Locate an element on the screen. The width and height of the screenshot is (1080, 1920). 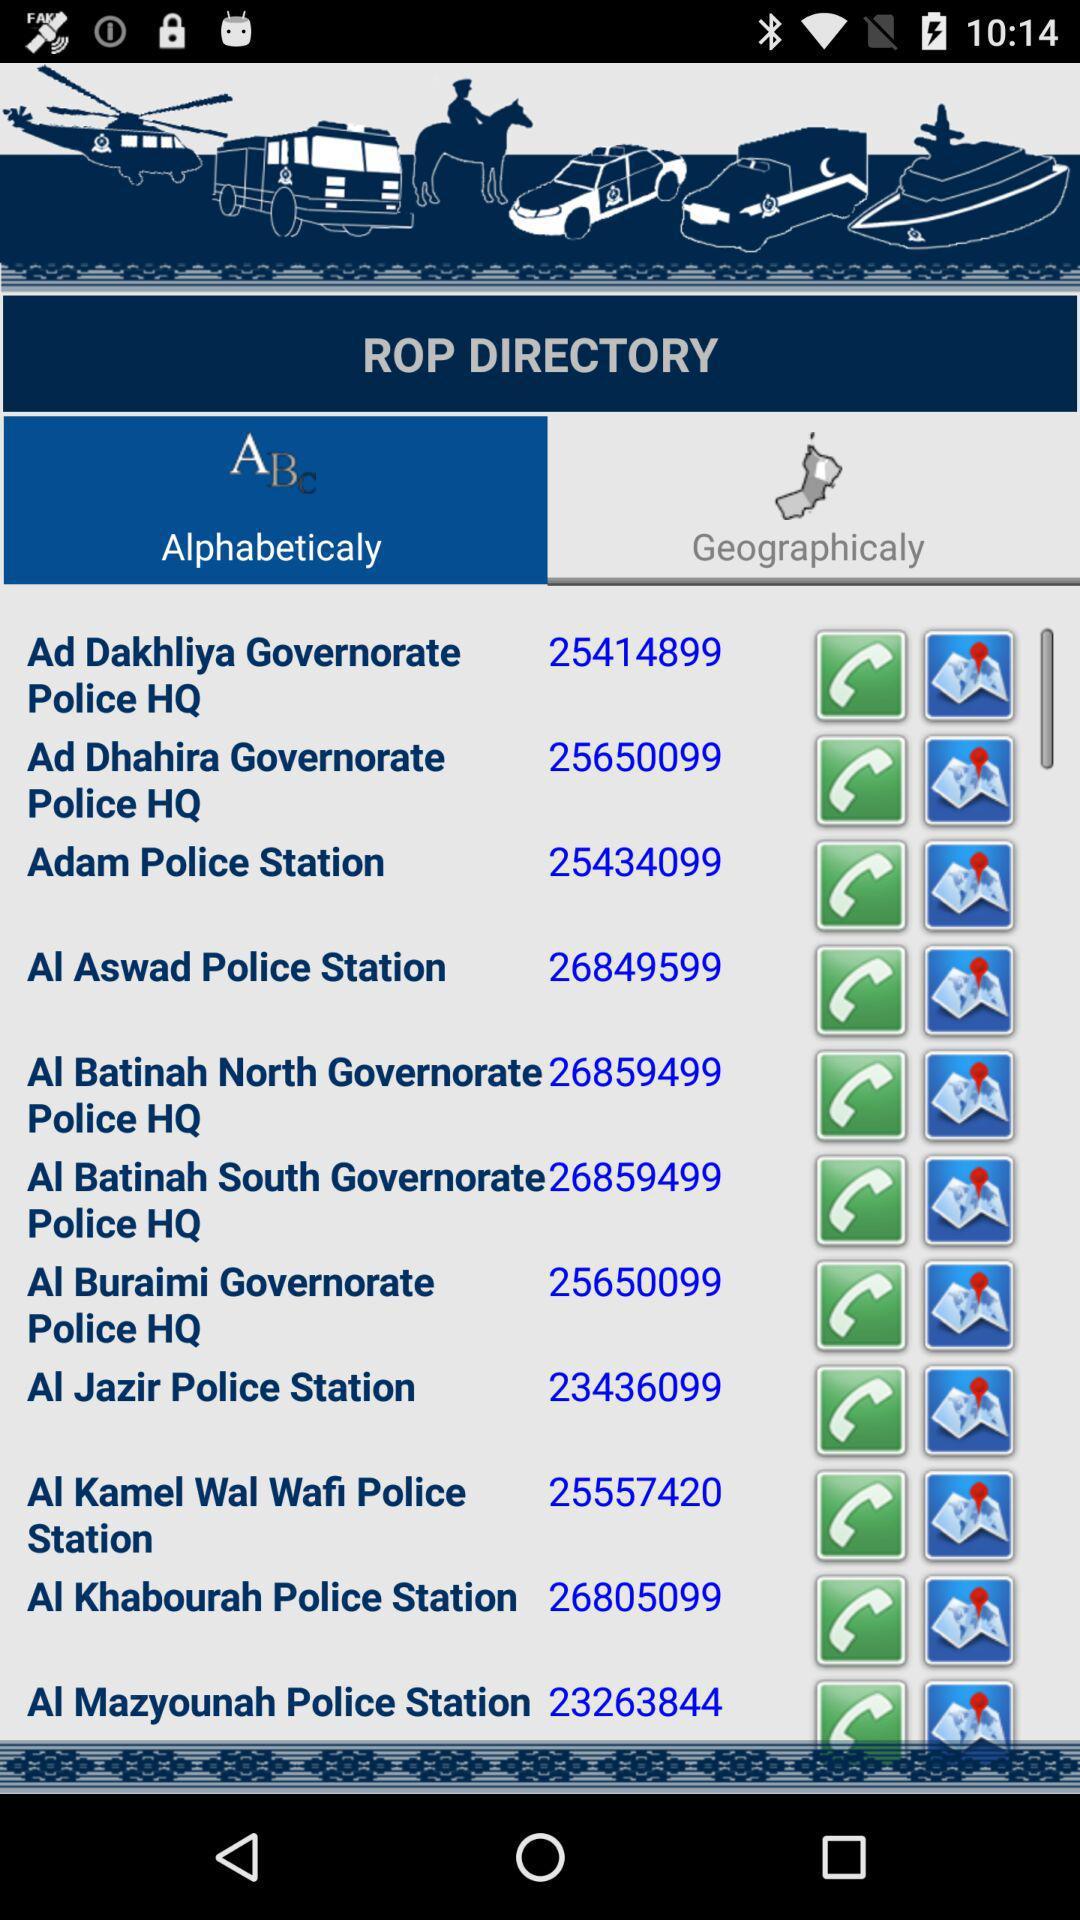
get directions is located at coordinates (967, 780).